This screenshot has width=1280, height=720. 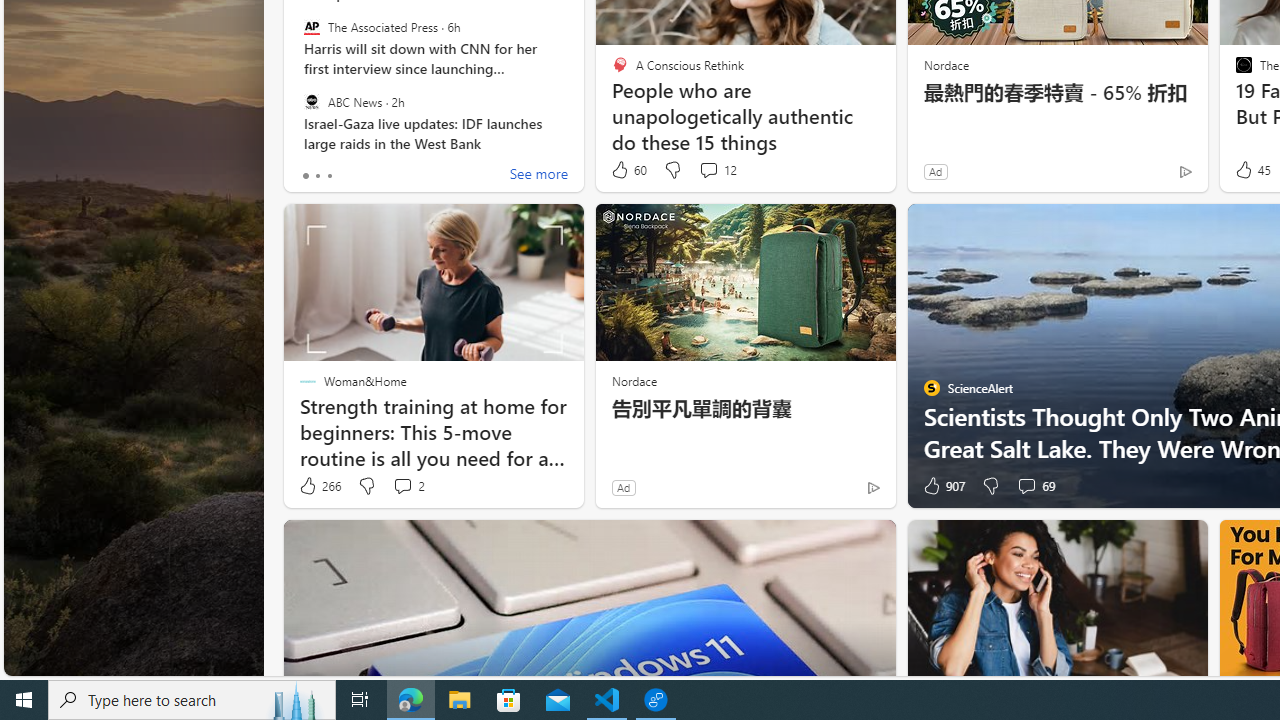 I want to click on 'The Associated Press', so click(x=310, y=27).